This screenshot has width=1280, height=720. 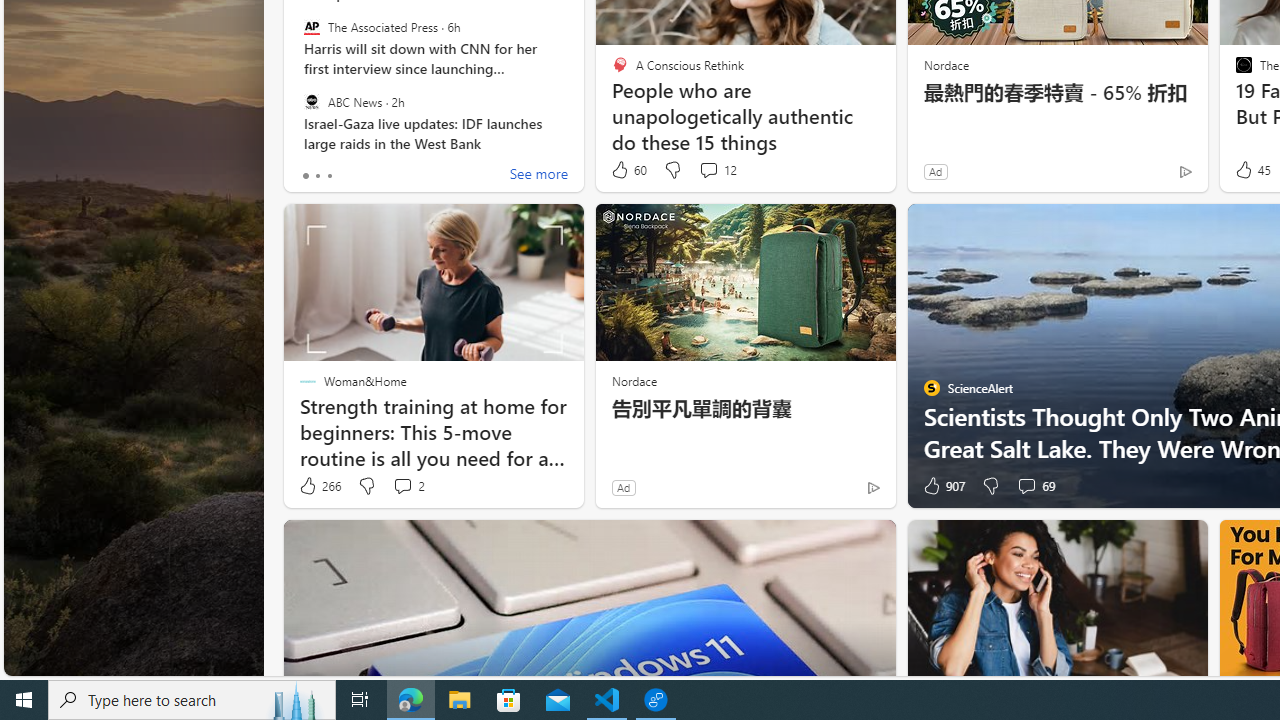 I want to click on 'The Associated Press', so click(x=310, y=27).